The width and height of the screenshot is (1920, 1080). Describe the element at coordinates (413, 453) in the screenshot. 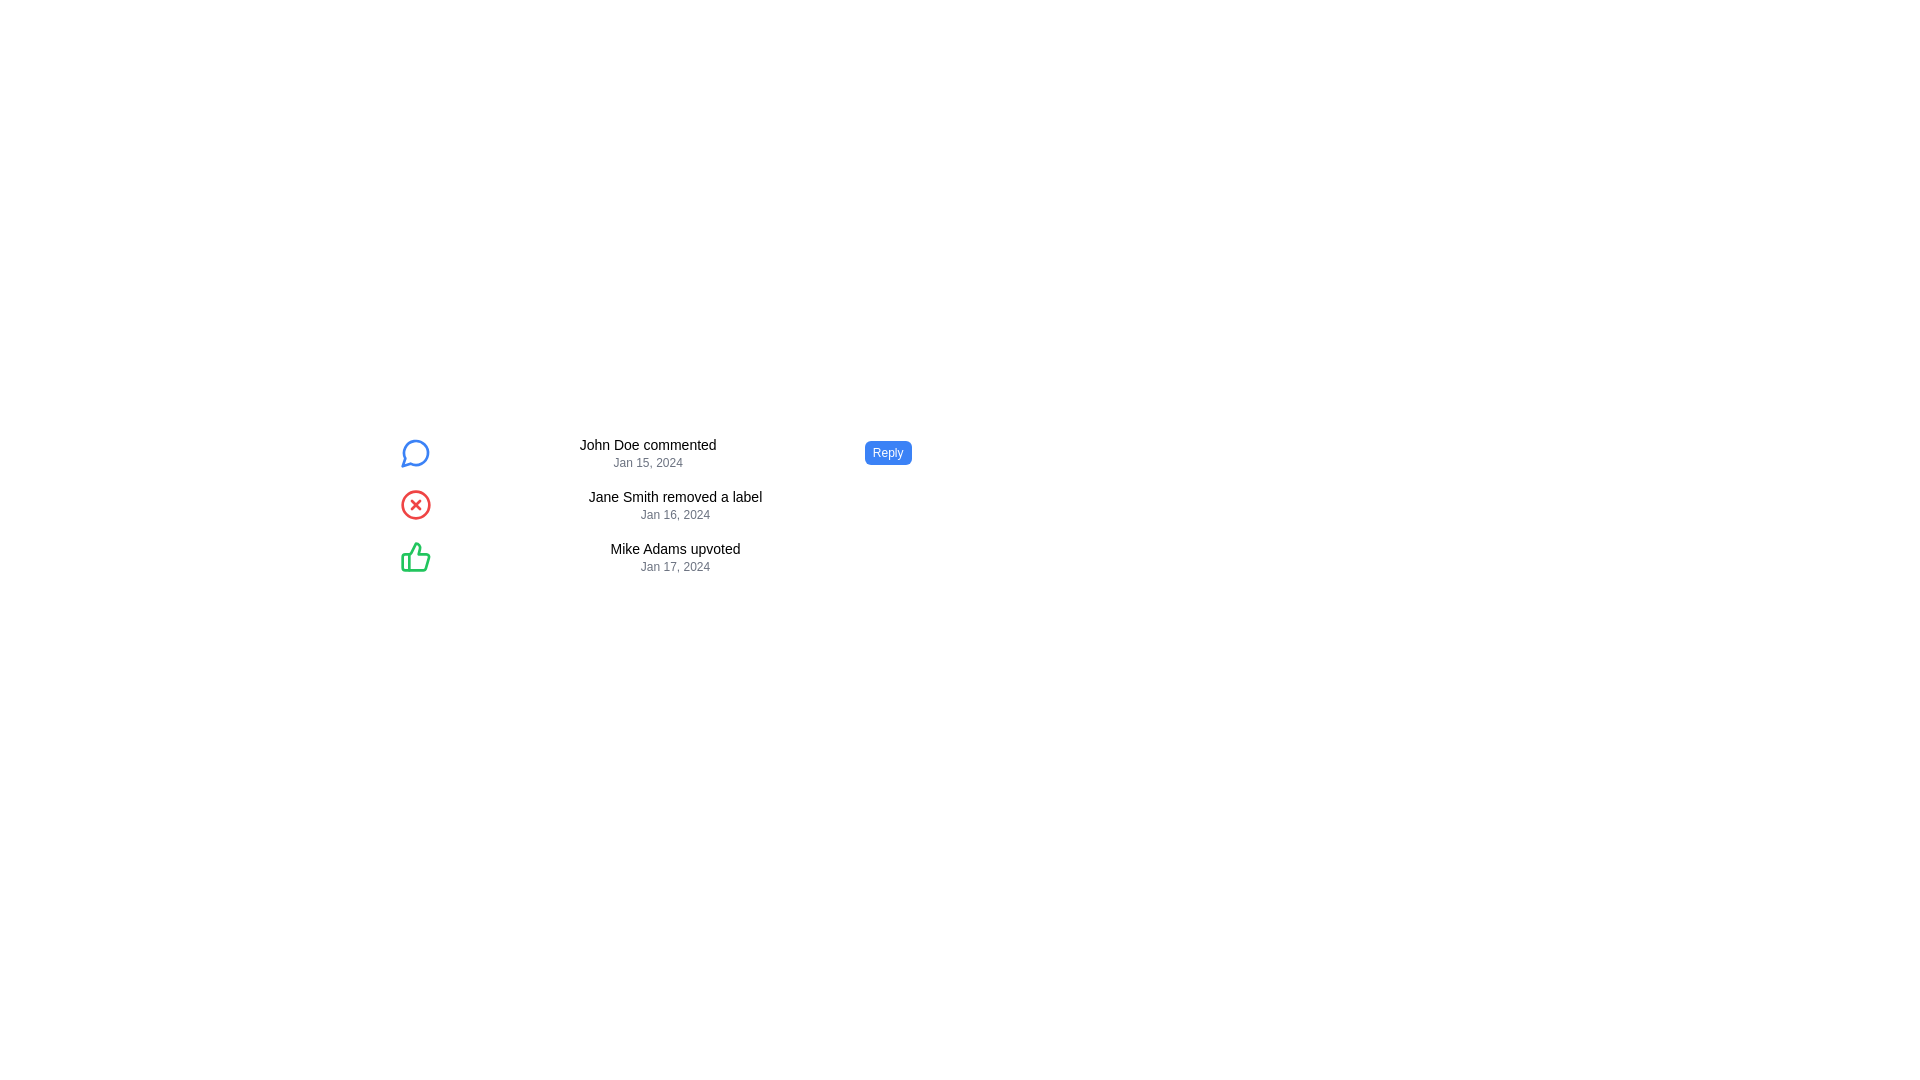

I see `the comment icon located at the top-left section of the interface` at that location.